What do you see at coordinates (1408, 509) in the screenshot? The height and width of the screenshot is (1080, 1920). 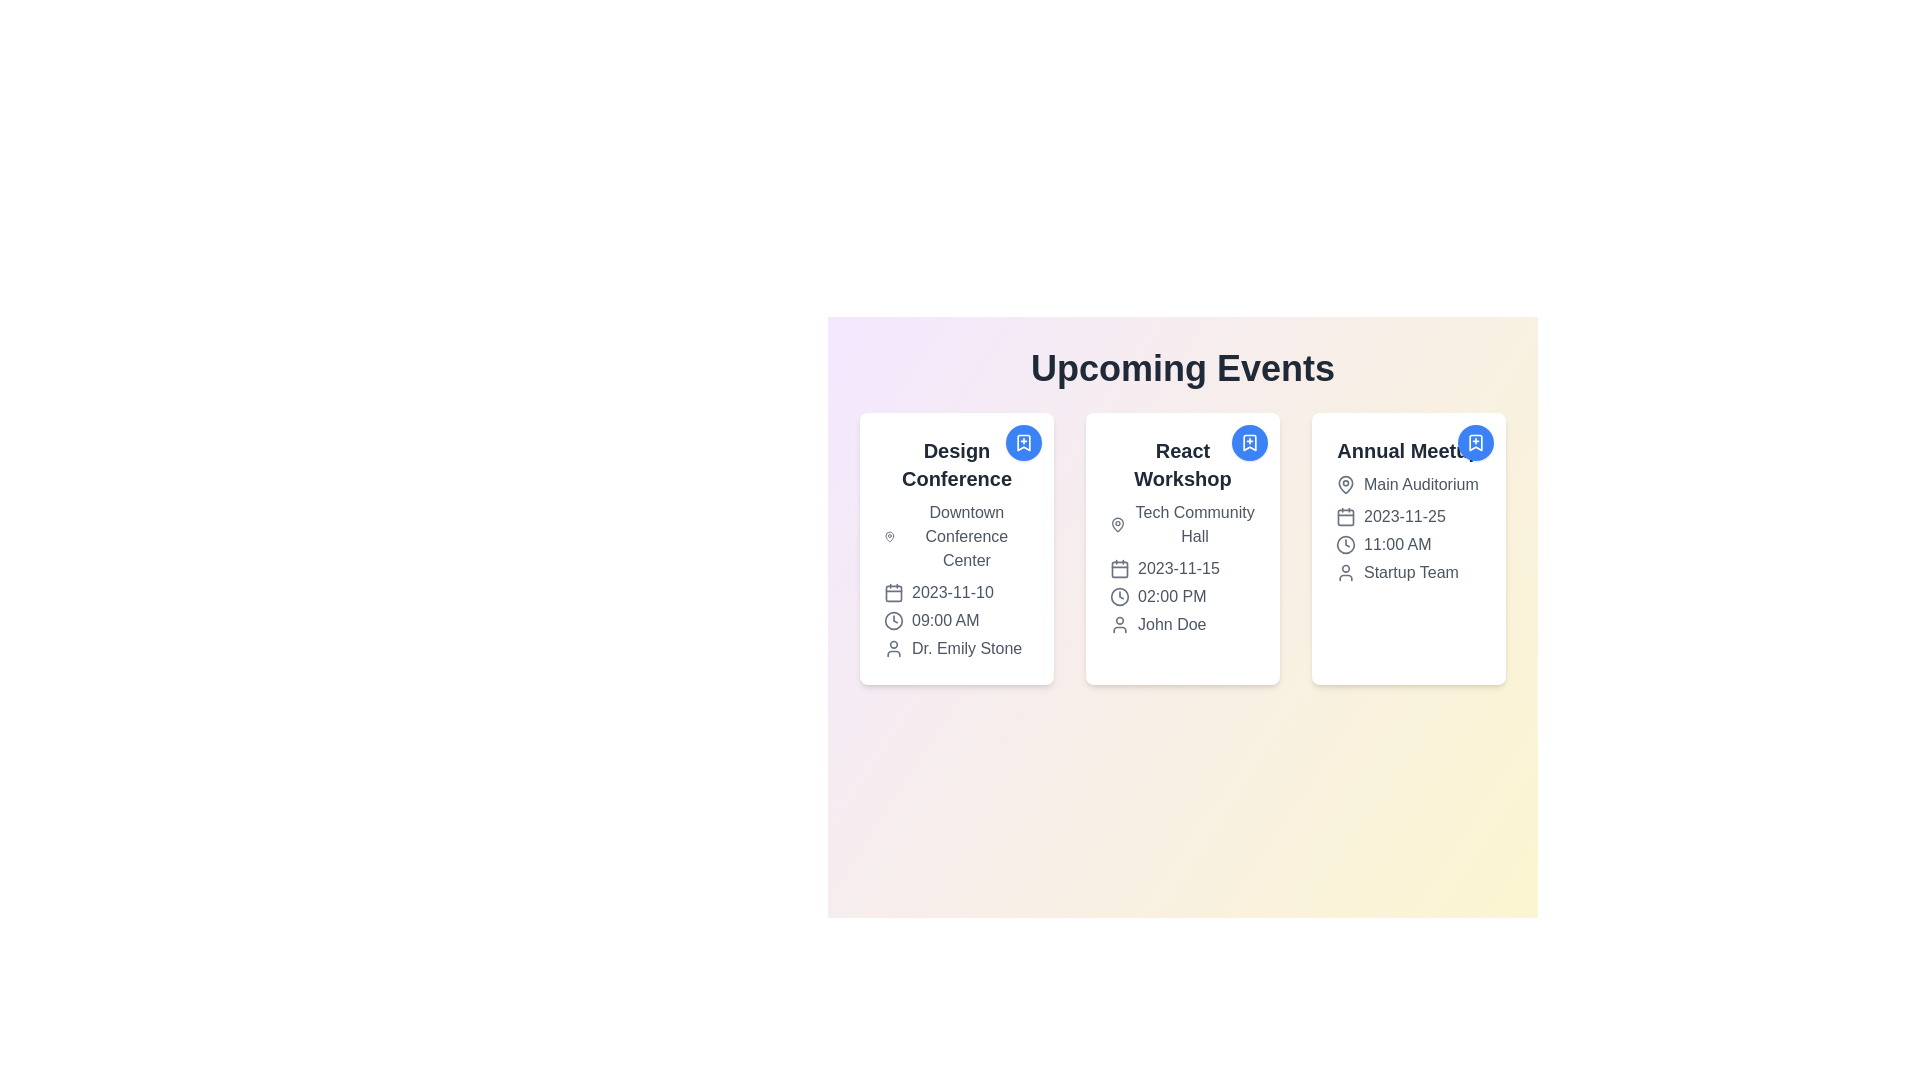 I see `the icons or text on the 'Annual Meetup' informational card located at the bottom-right of the events section, which includes details like location, date, and organizer` at bounding box center [1408, 509].